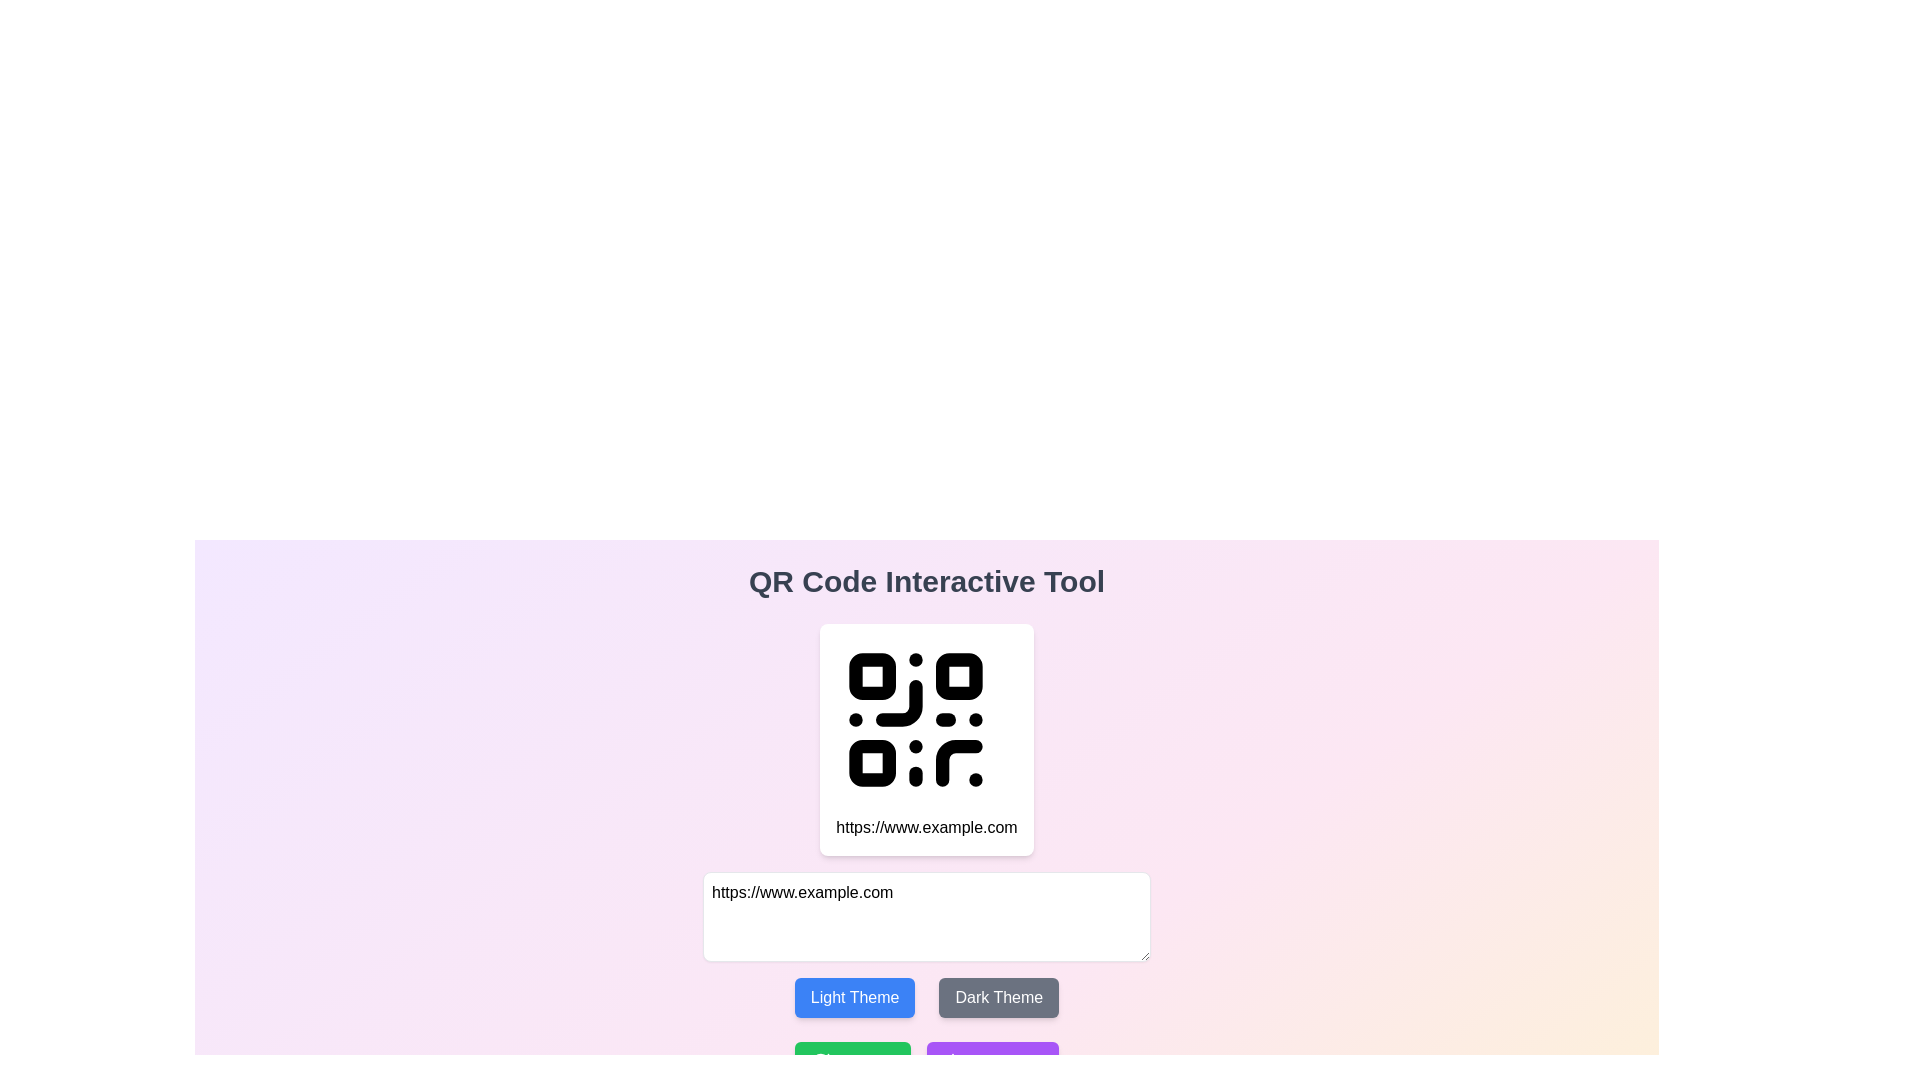  Describe the element at coordinates (952, 1060) in the screenshot. I see `the download icon located to the left of the 'Download' button at the bottom left area of the page` at that location.